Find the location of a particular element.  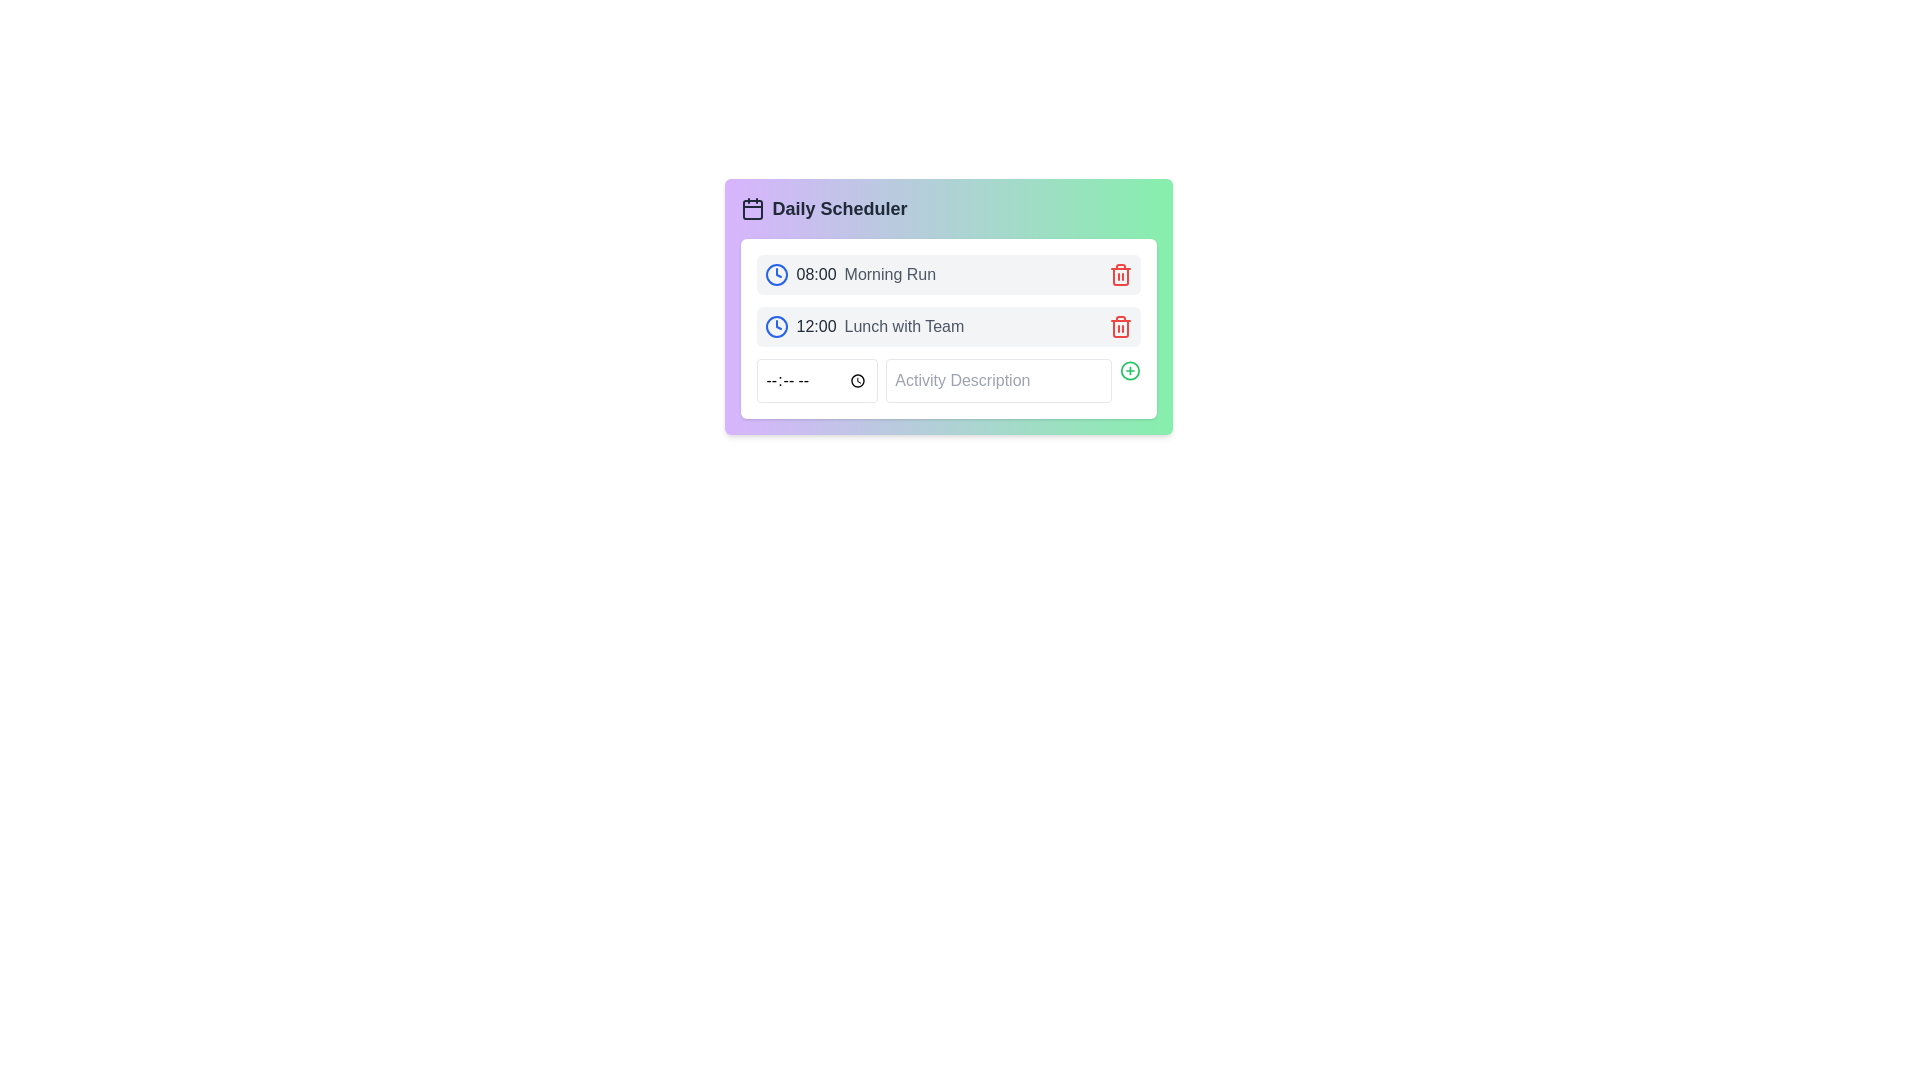

the text element that describes the scheduled activity 'Lunch with Team', which is the second entry in the list of activities associated with the time entry '12:00' is located at coordinates (903, 326).